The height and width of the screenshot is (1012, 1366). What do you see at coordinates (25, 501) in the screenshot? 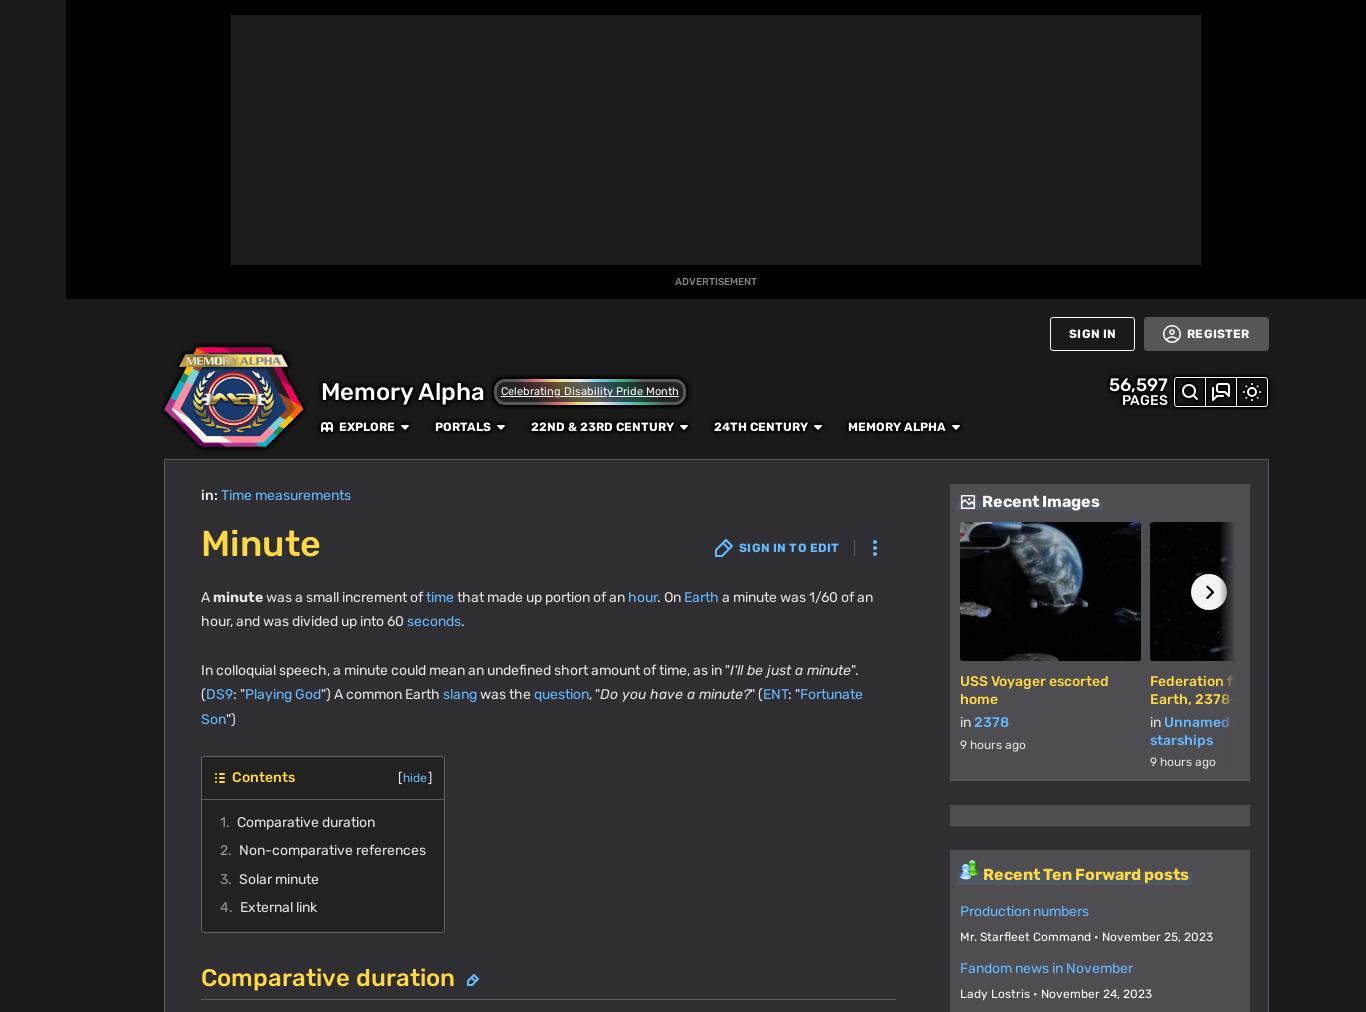
I see `'TV'` at bounding box center [25, 501].